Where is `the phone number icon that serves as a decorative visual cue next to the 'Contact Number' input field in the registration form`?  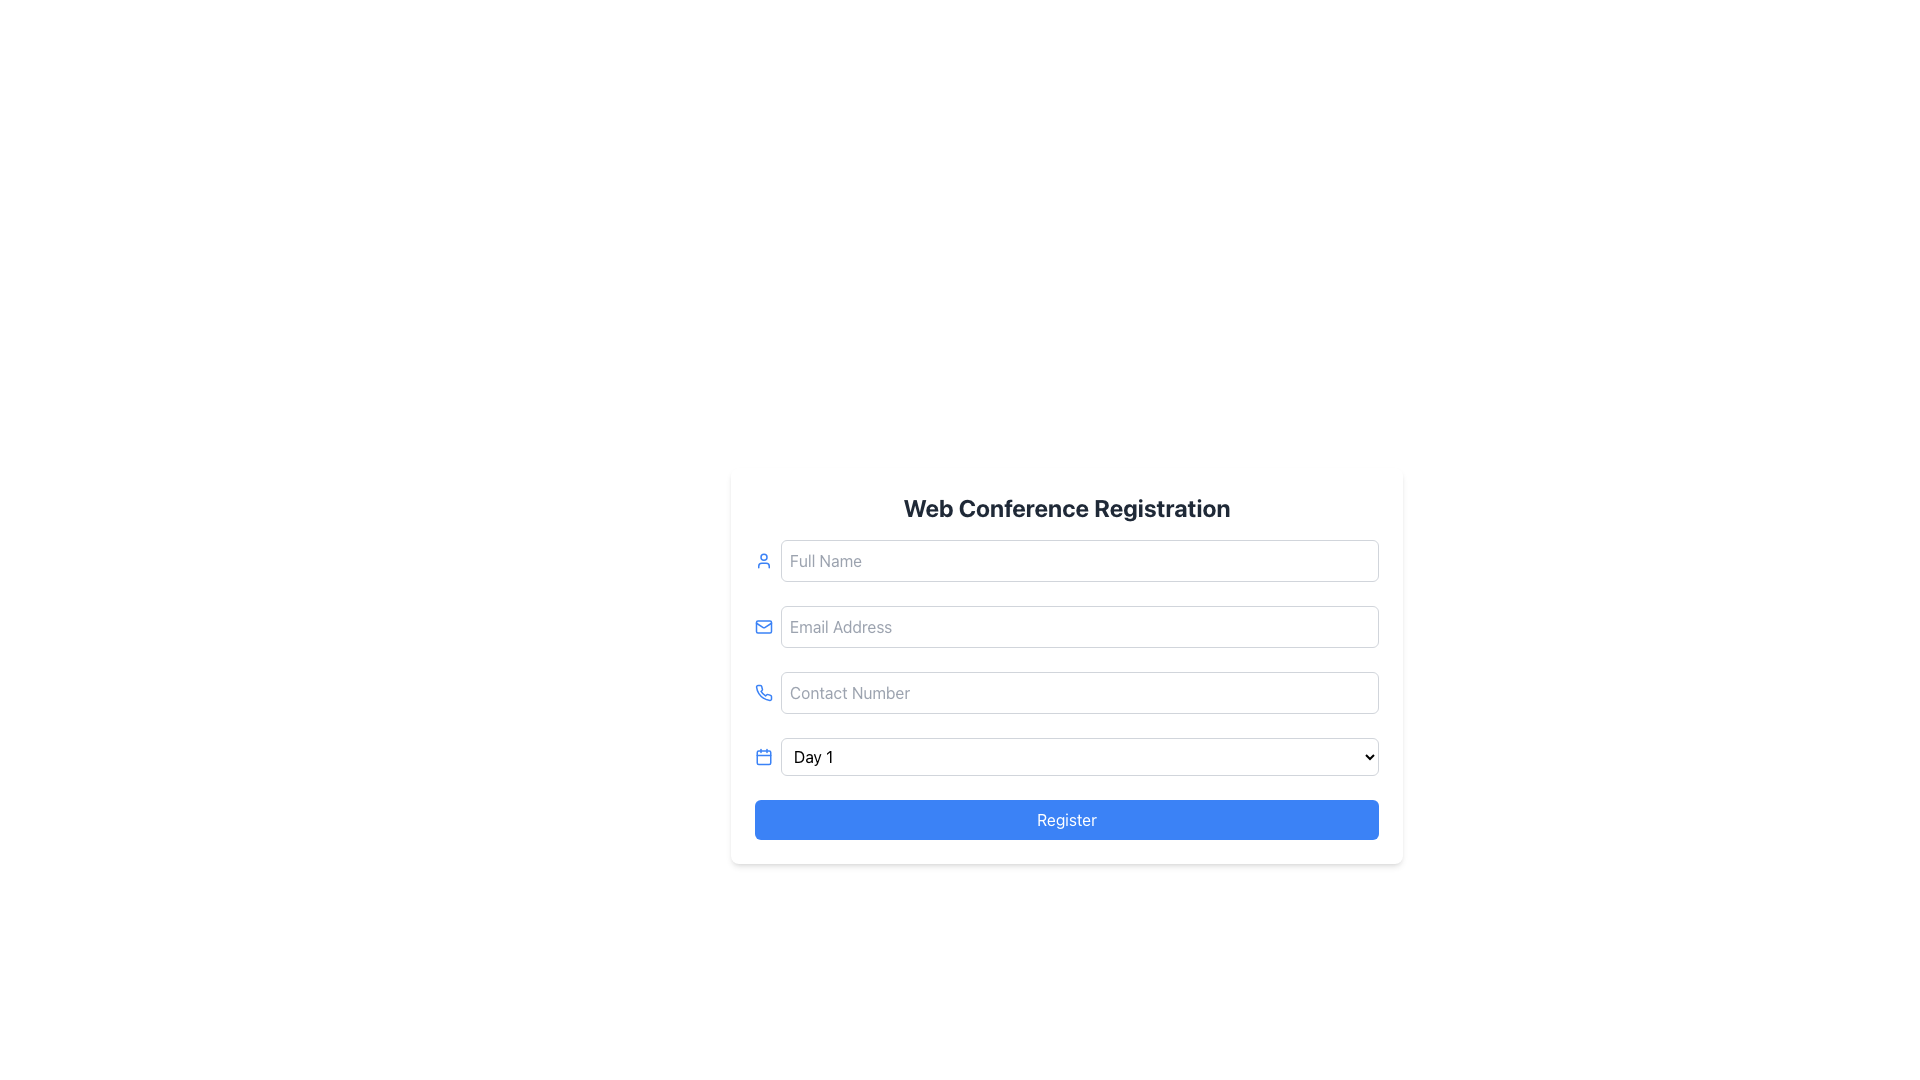
the phone number icon that serves as a decorative visual cue next to the 'Contact Number' input field in the registration form is located at coordinates (762, 691).